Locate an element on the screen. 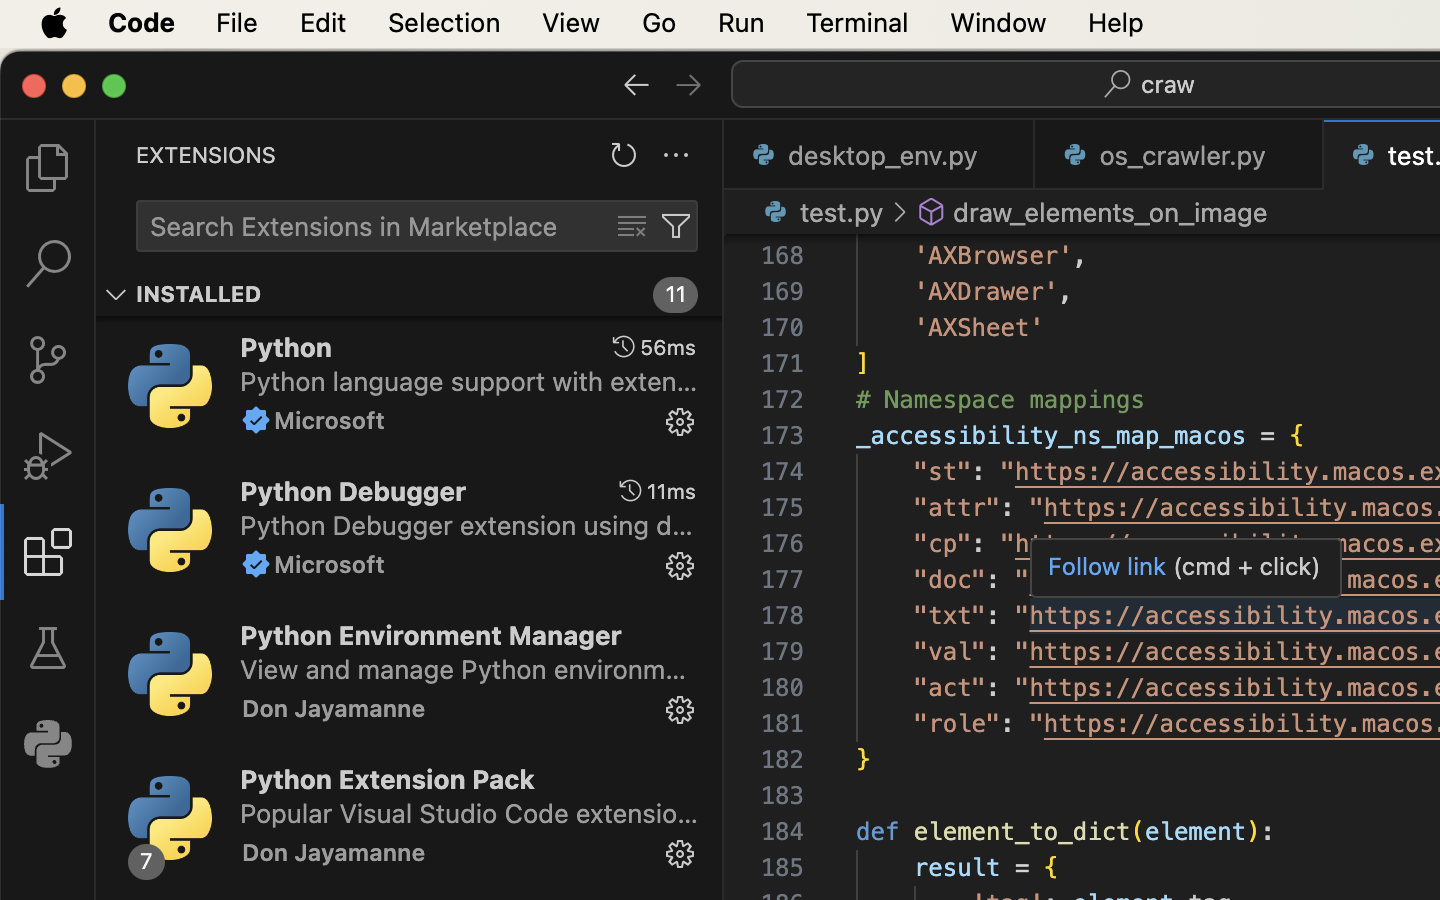 The width and height of the screenshot is (1440, 900). '0 desktop_env.py  ' is located at coordinates (878, 154).